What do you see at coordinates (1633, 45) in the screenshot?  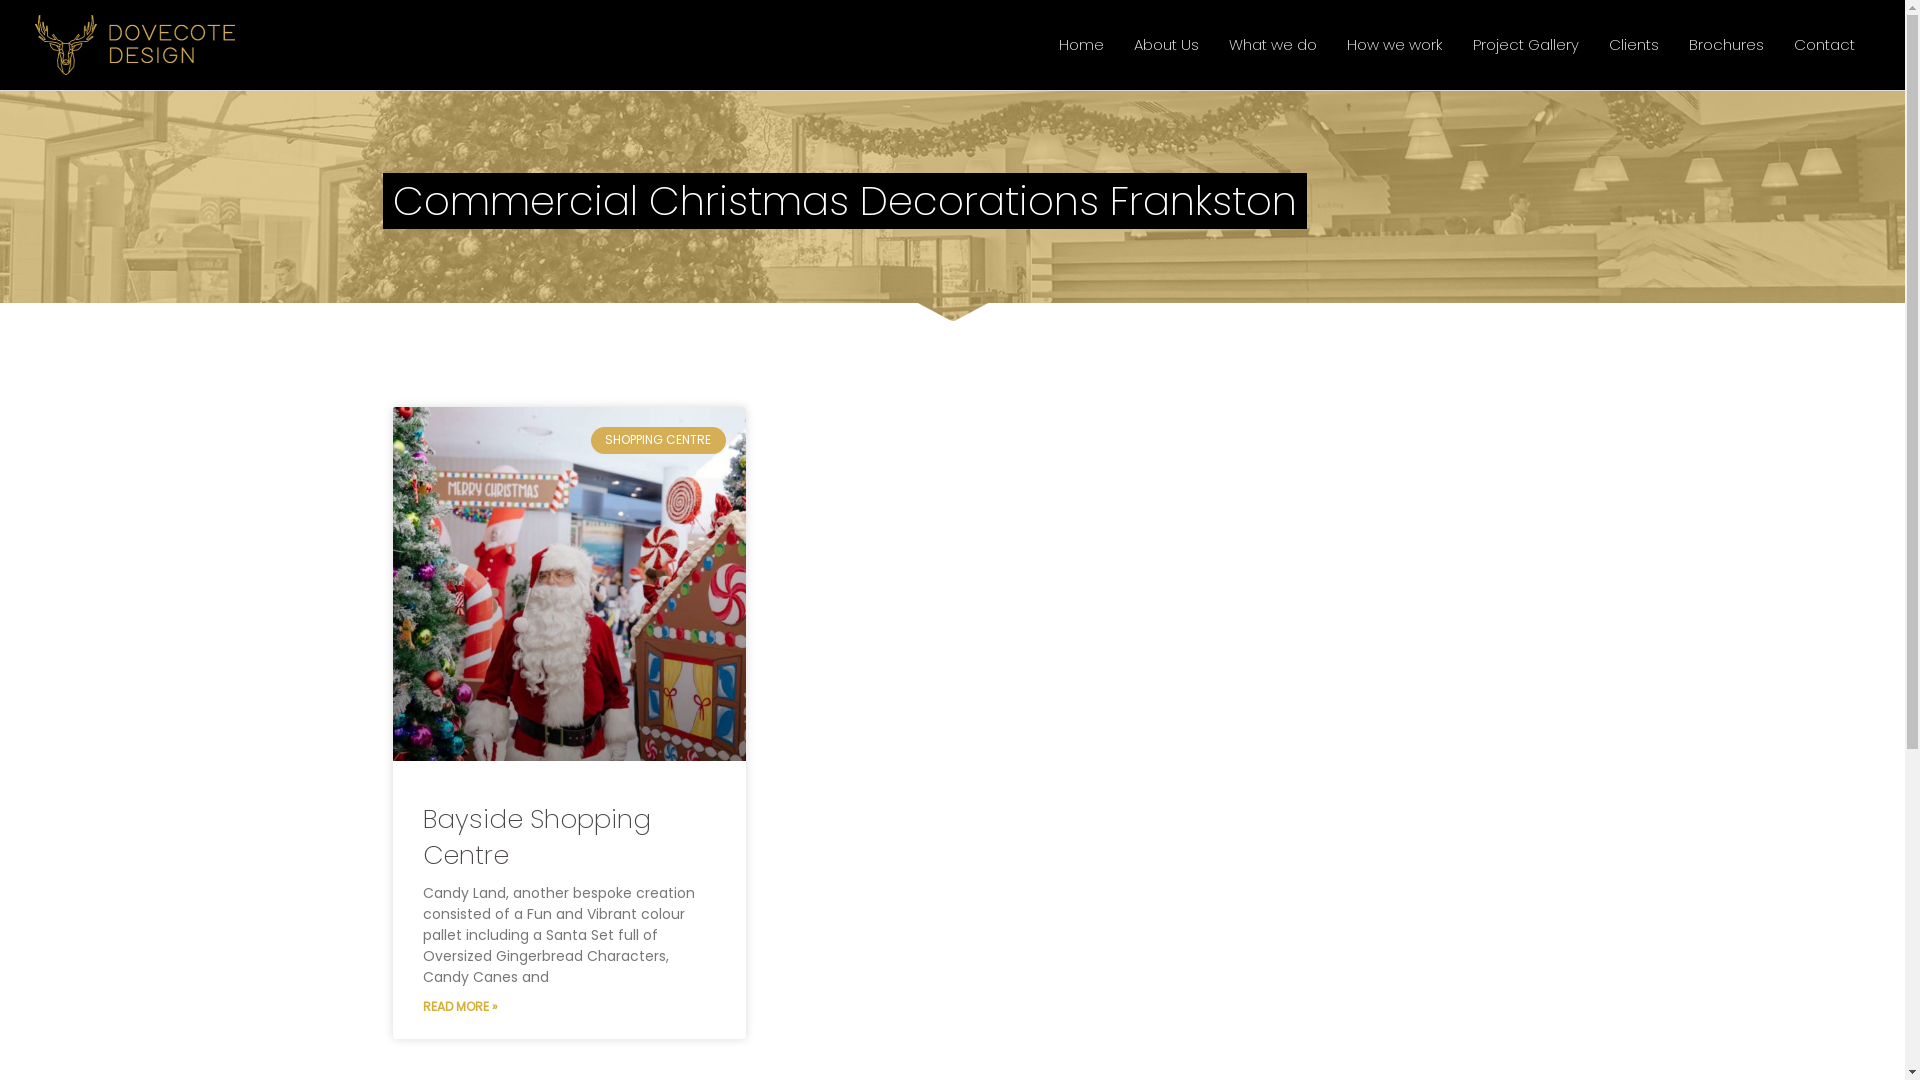 I see `'Clients'` at bounding box center [1633, 45].